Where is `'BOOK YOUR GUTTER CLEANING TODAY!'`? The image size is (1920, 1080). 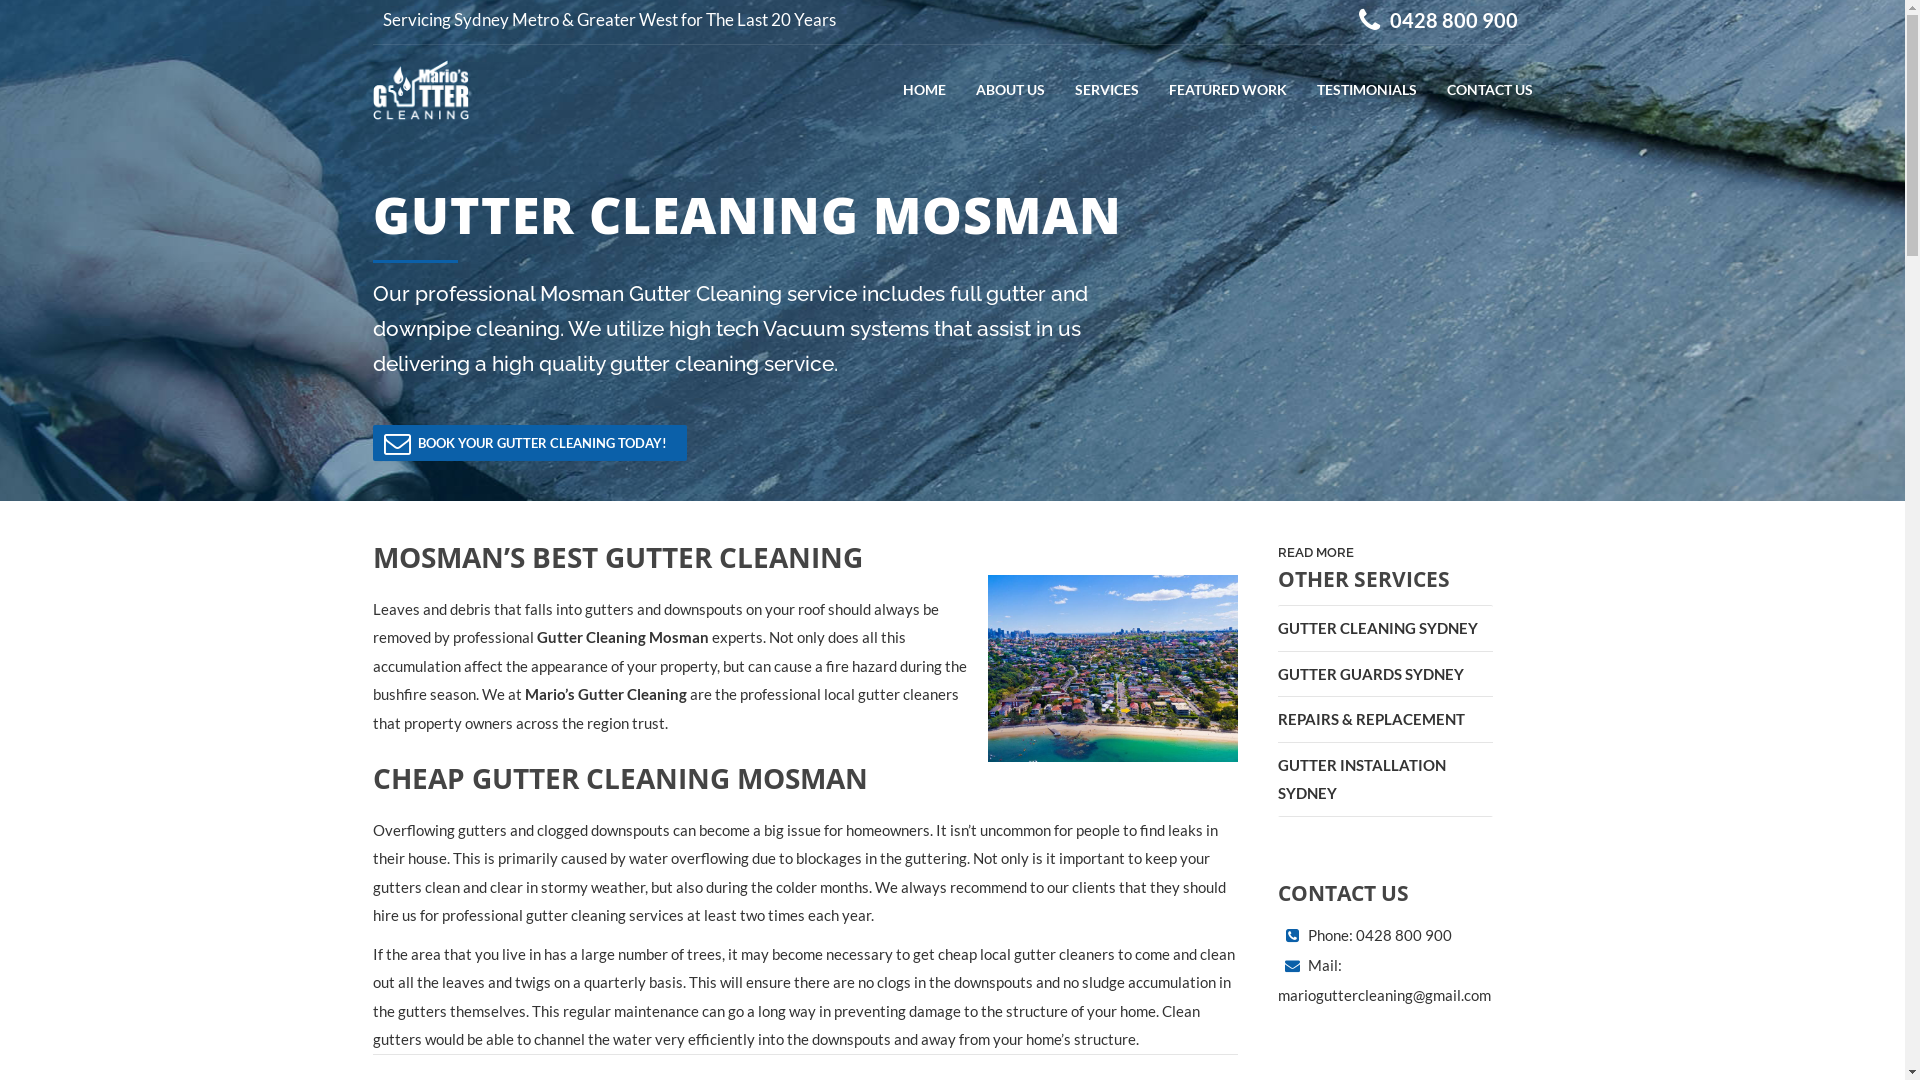
'BOOK YOUR GUTTER CLEANING TODAY!' is located at coordinates (528, 442).